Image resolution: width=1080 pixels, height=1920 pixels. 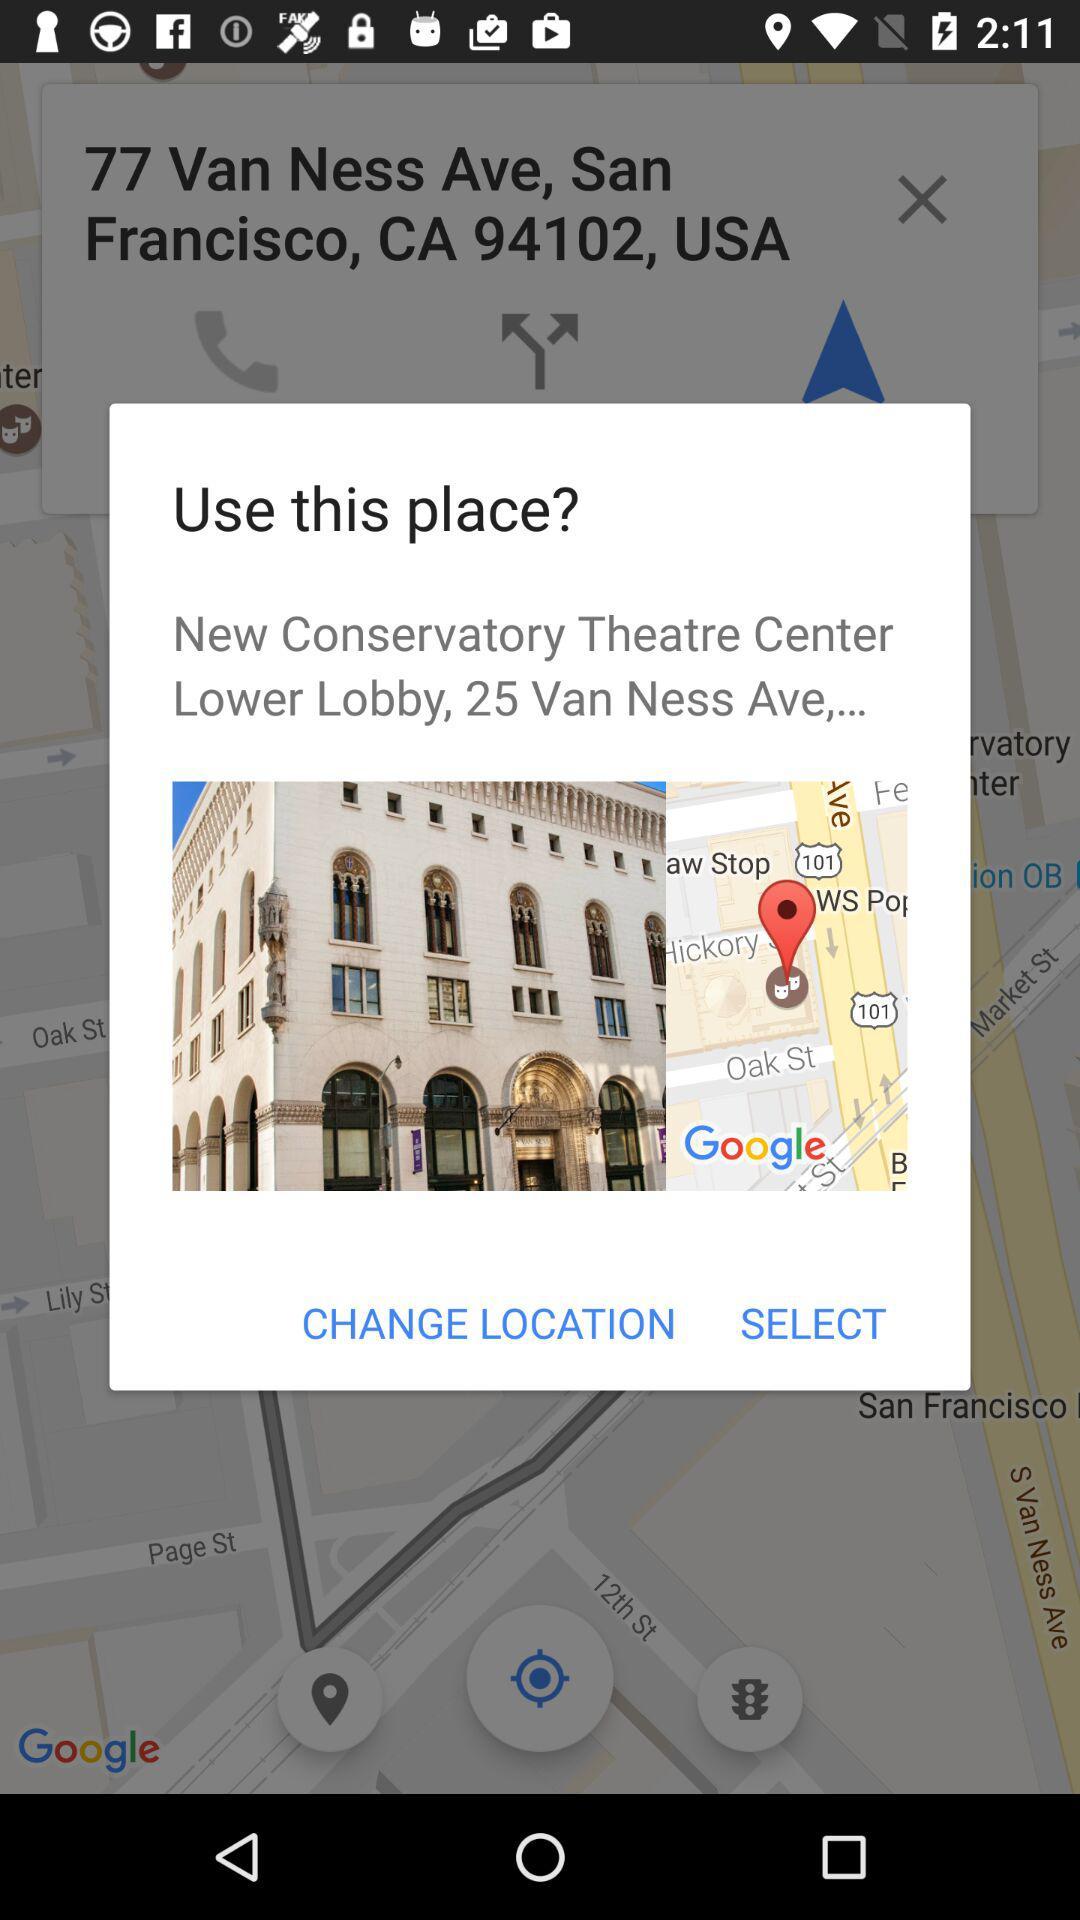 I want to click on icon to the right of change location icon, so click(x=813, y=1322).